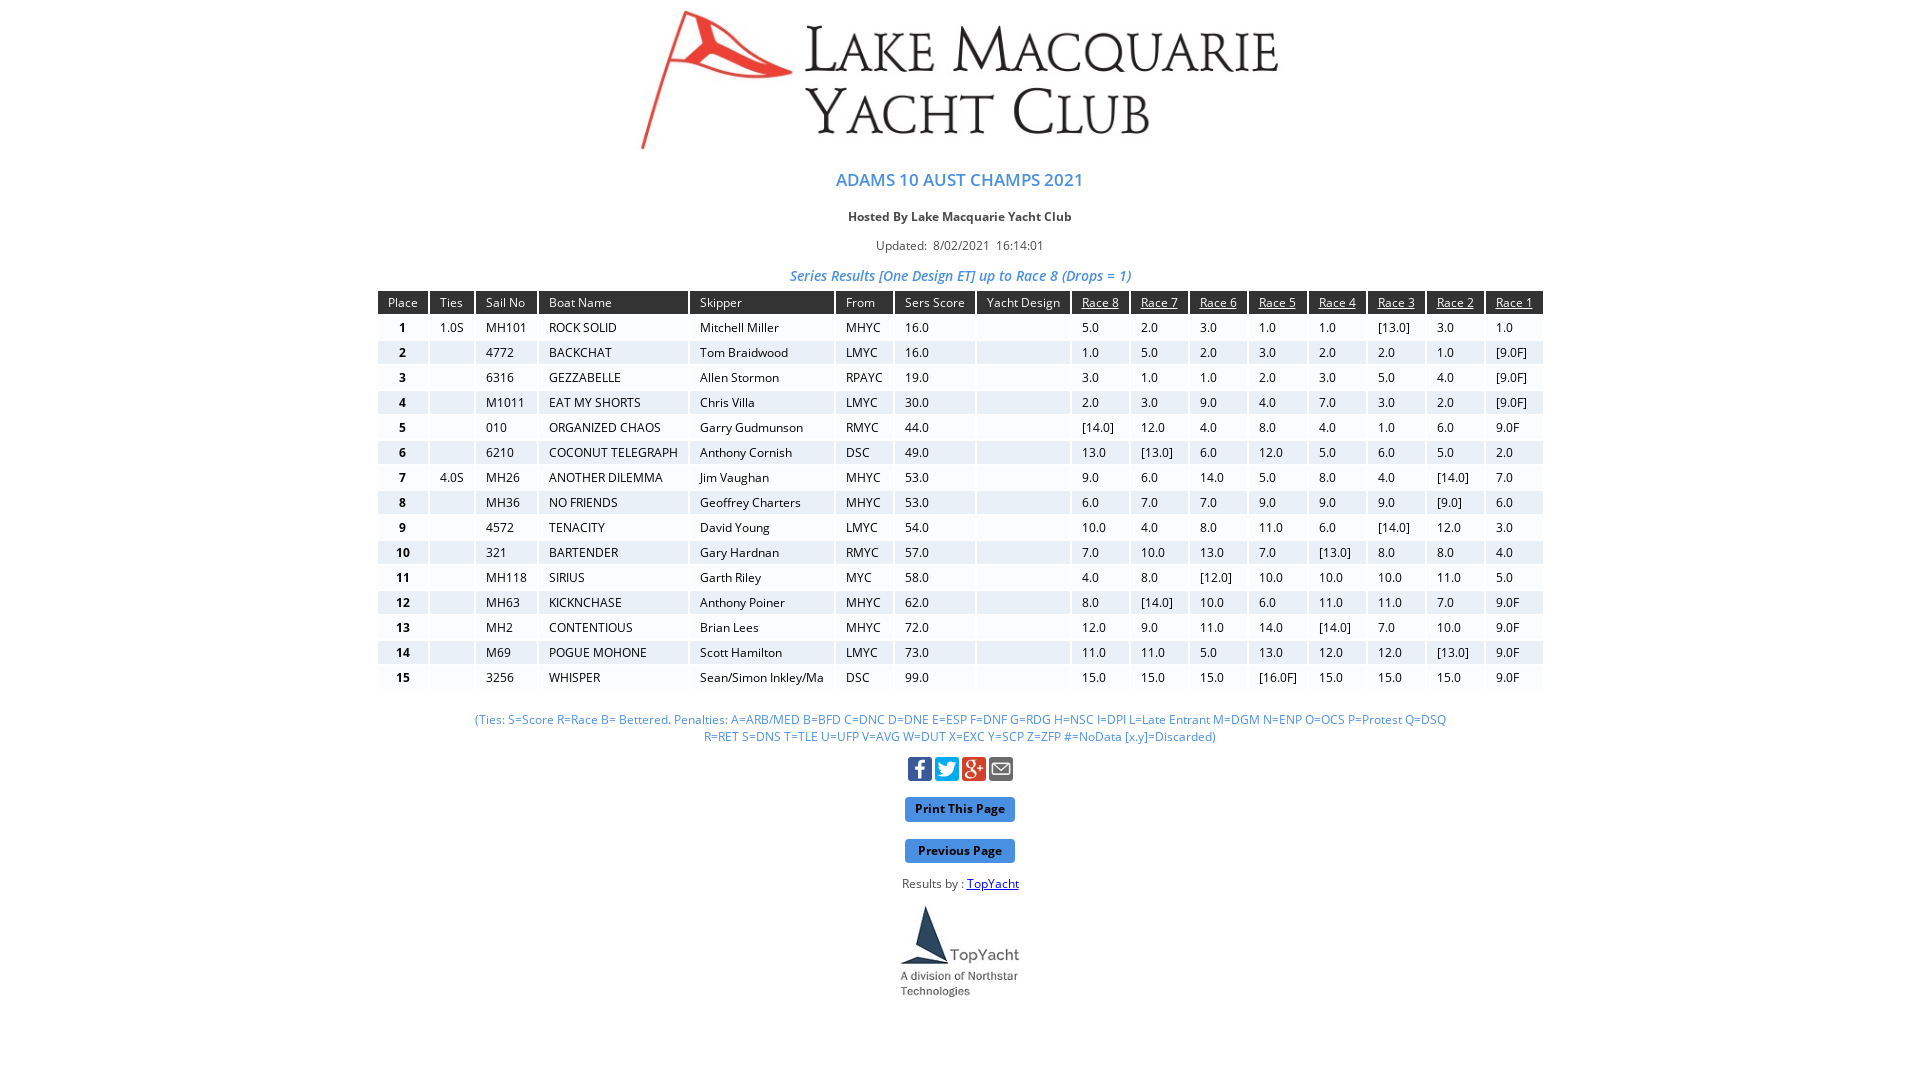  Describe the element at coordinates (1395, 302) in the screenshot. I see `'Race 3'` at that location.